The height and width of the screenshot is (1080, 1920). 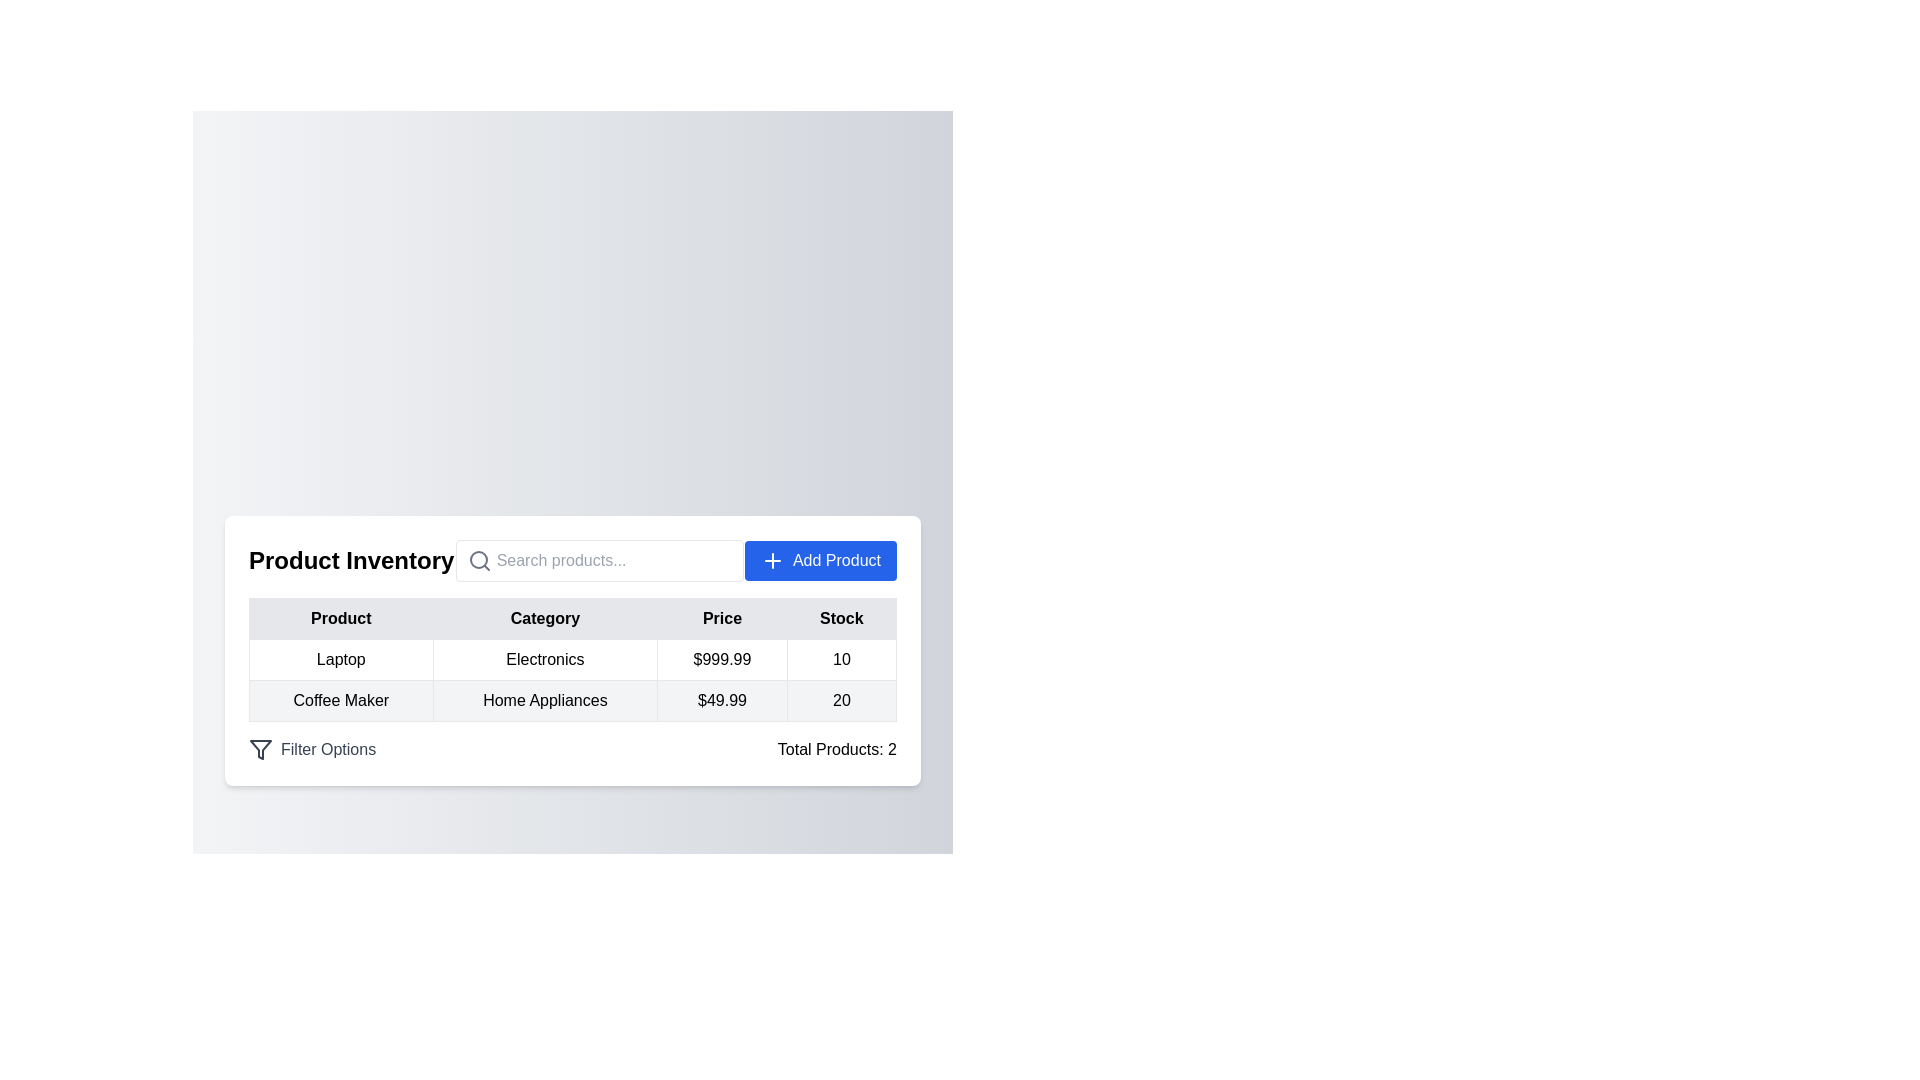 I want to click on the 'Add Product' button located to the far right of the 'Product Inventory' header, so click(x=820, y=560).